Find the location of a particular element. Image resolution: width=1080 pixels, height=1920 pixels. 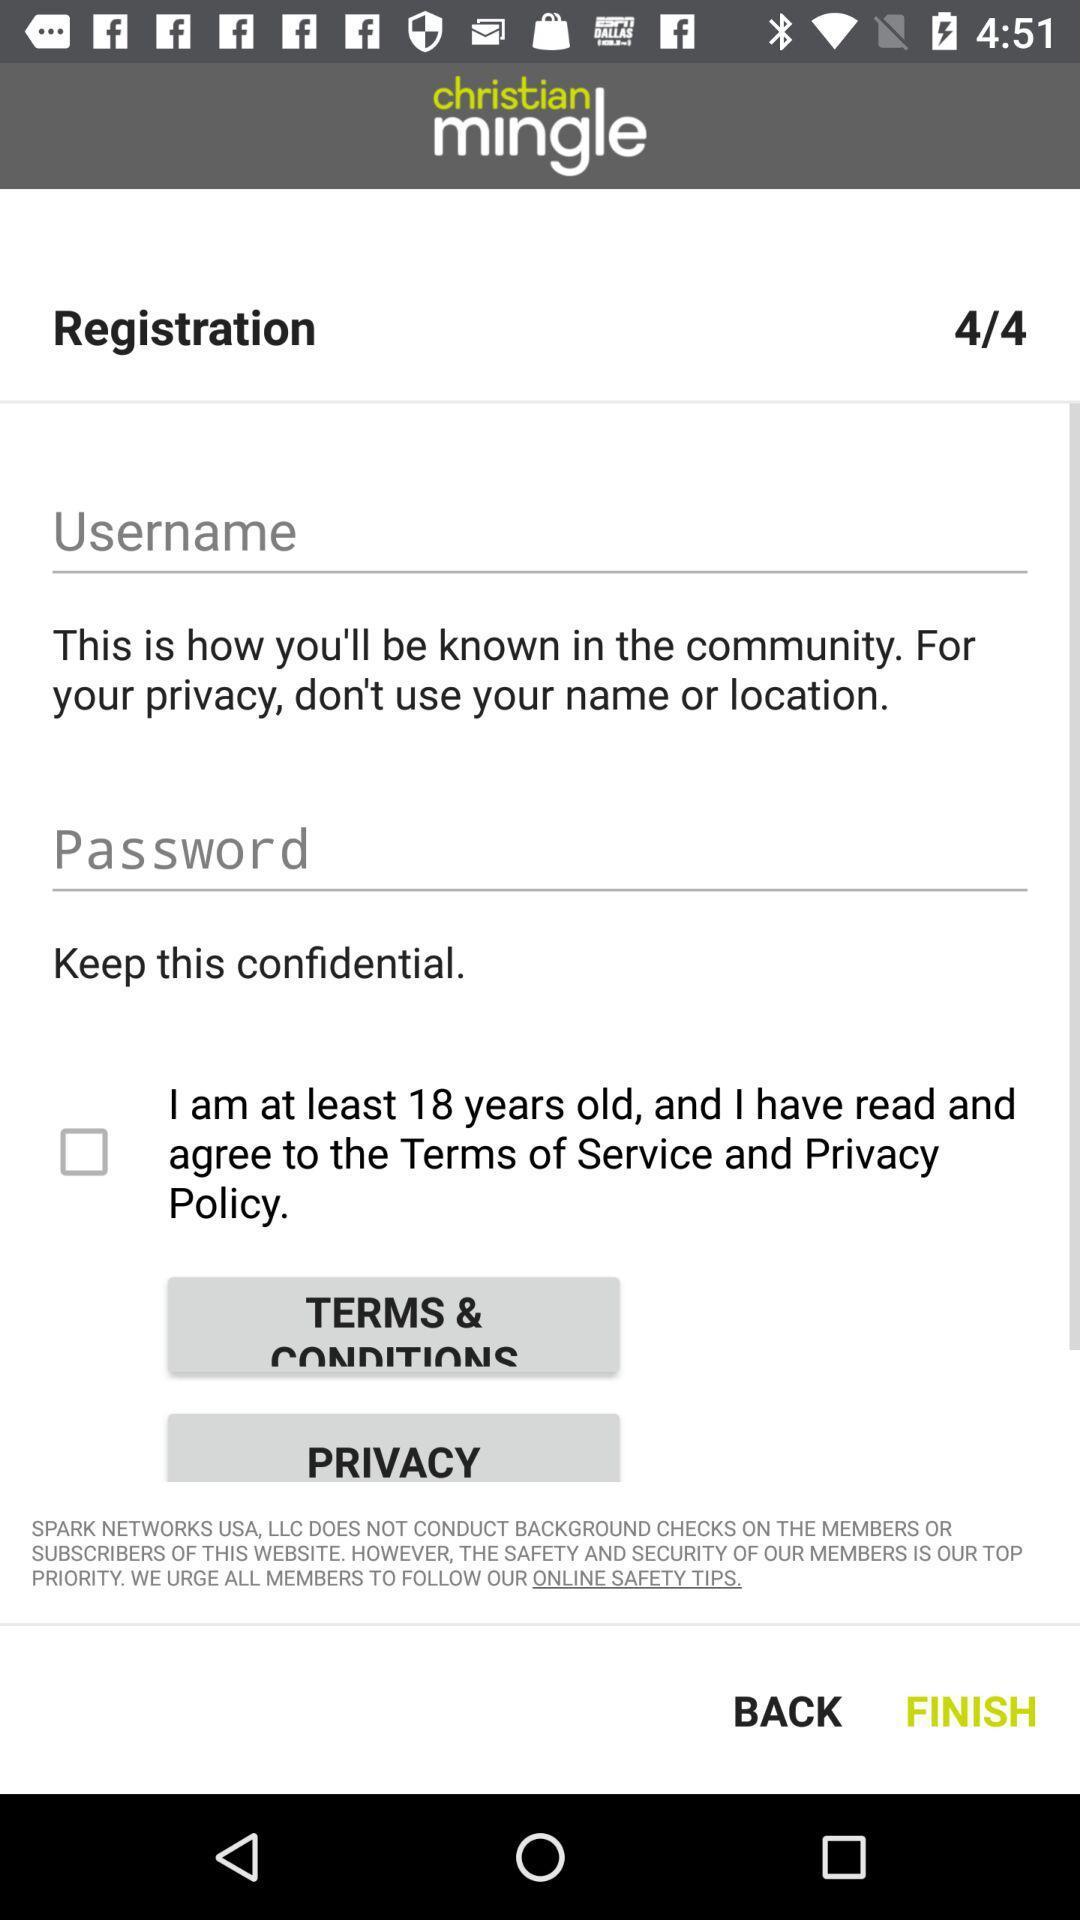

icon below i am at is located at coordinates (393, 1324).